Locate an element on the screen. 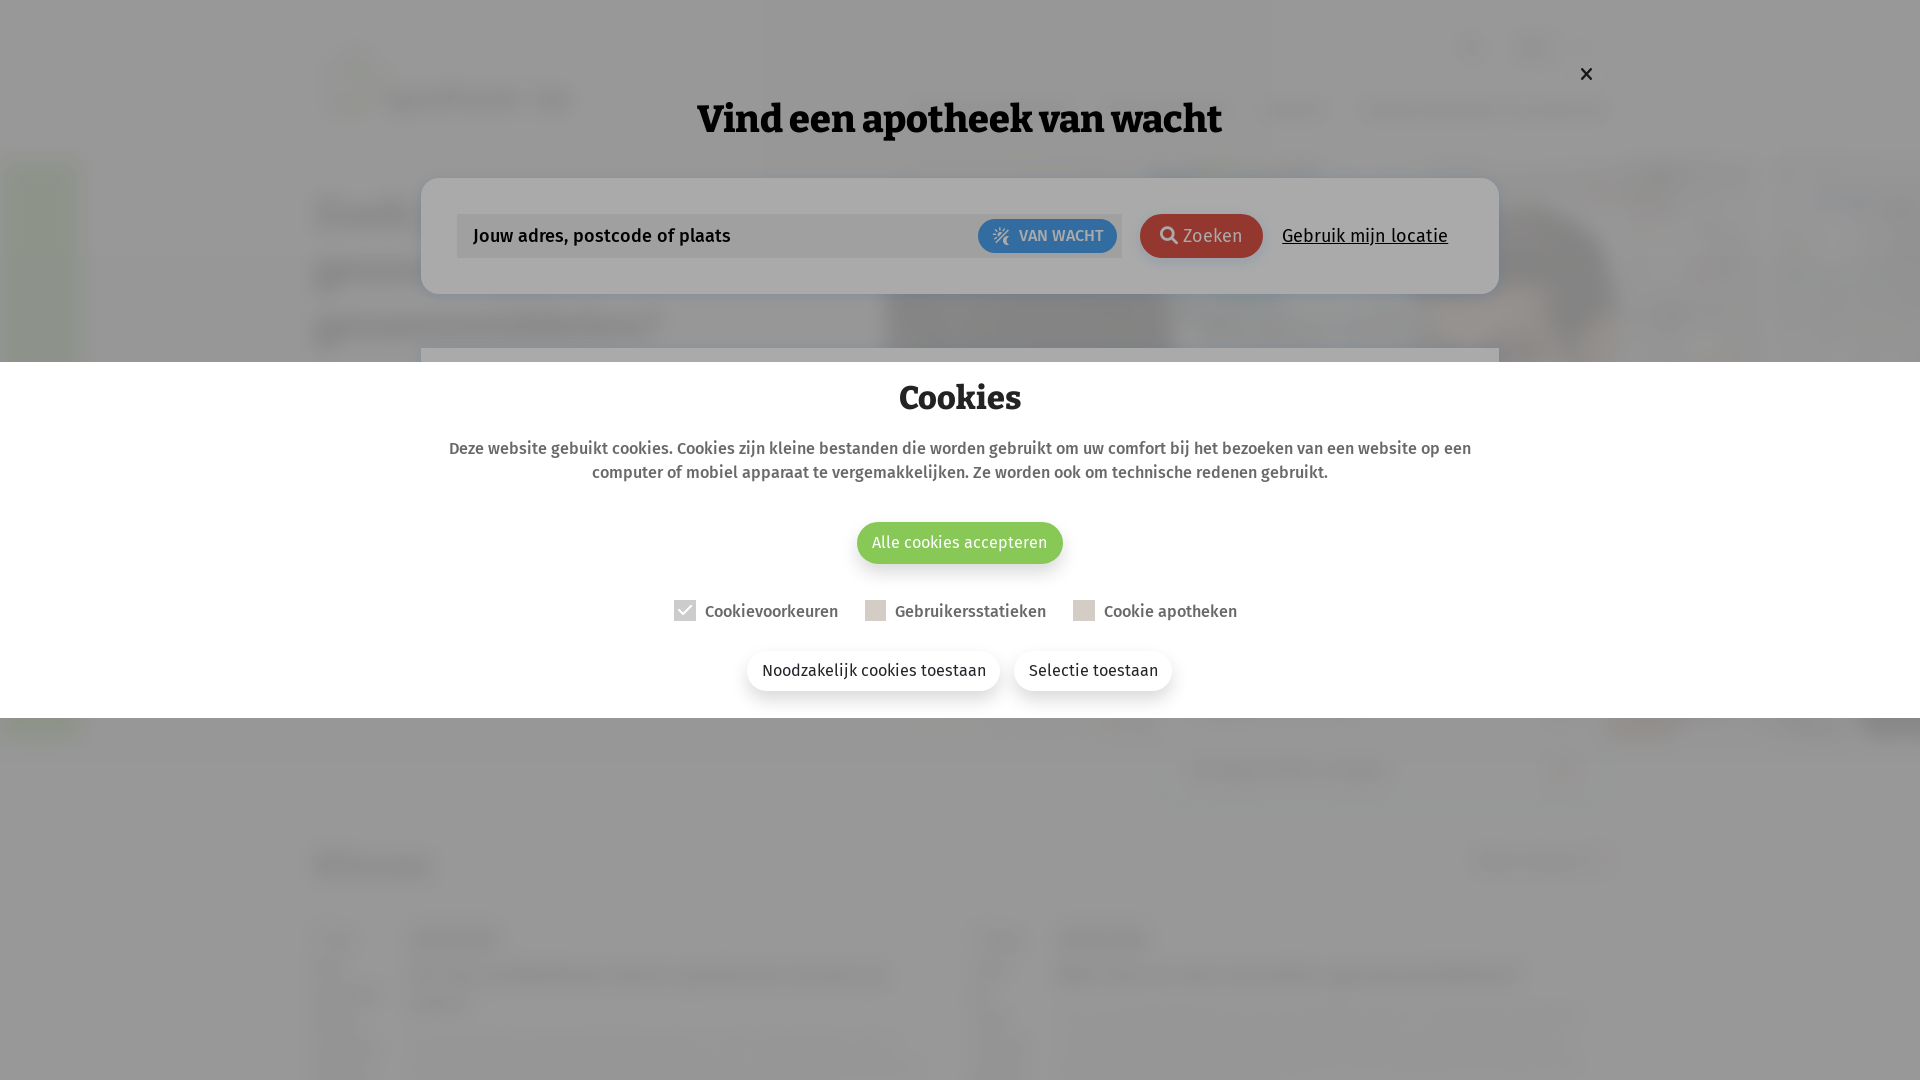 The image size is (1920, 1080). 'NL' is located at coordinates (1507, 47).